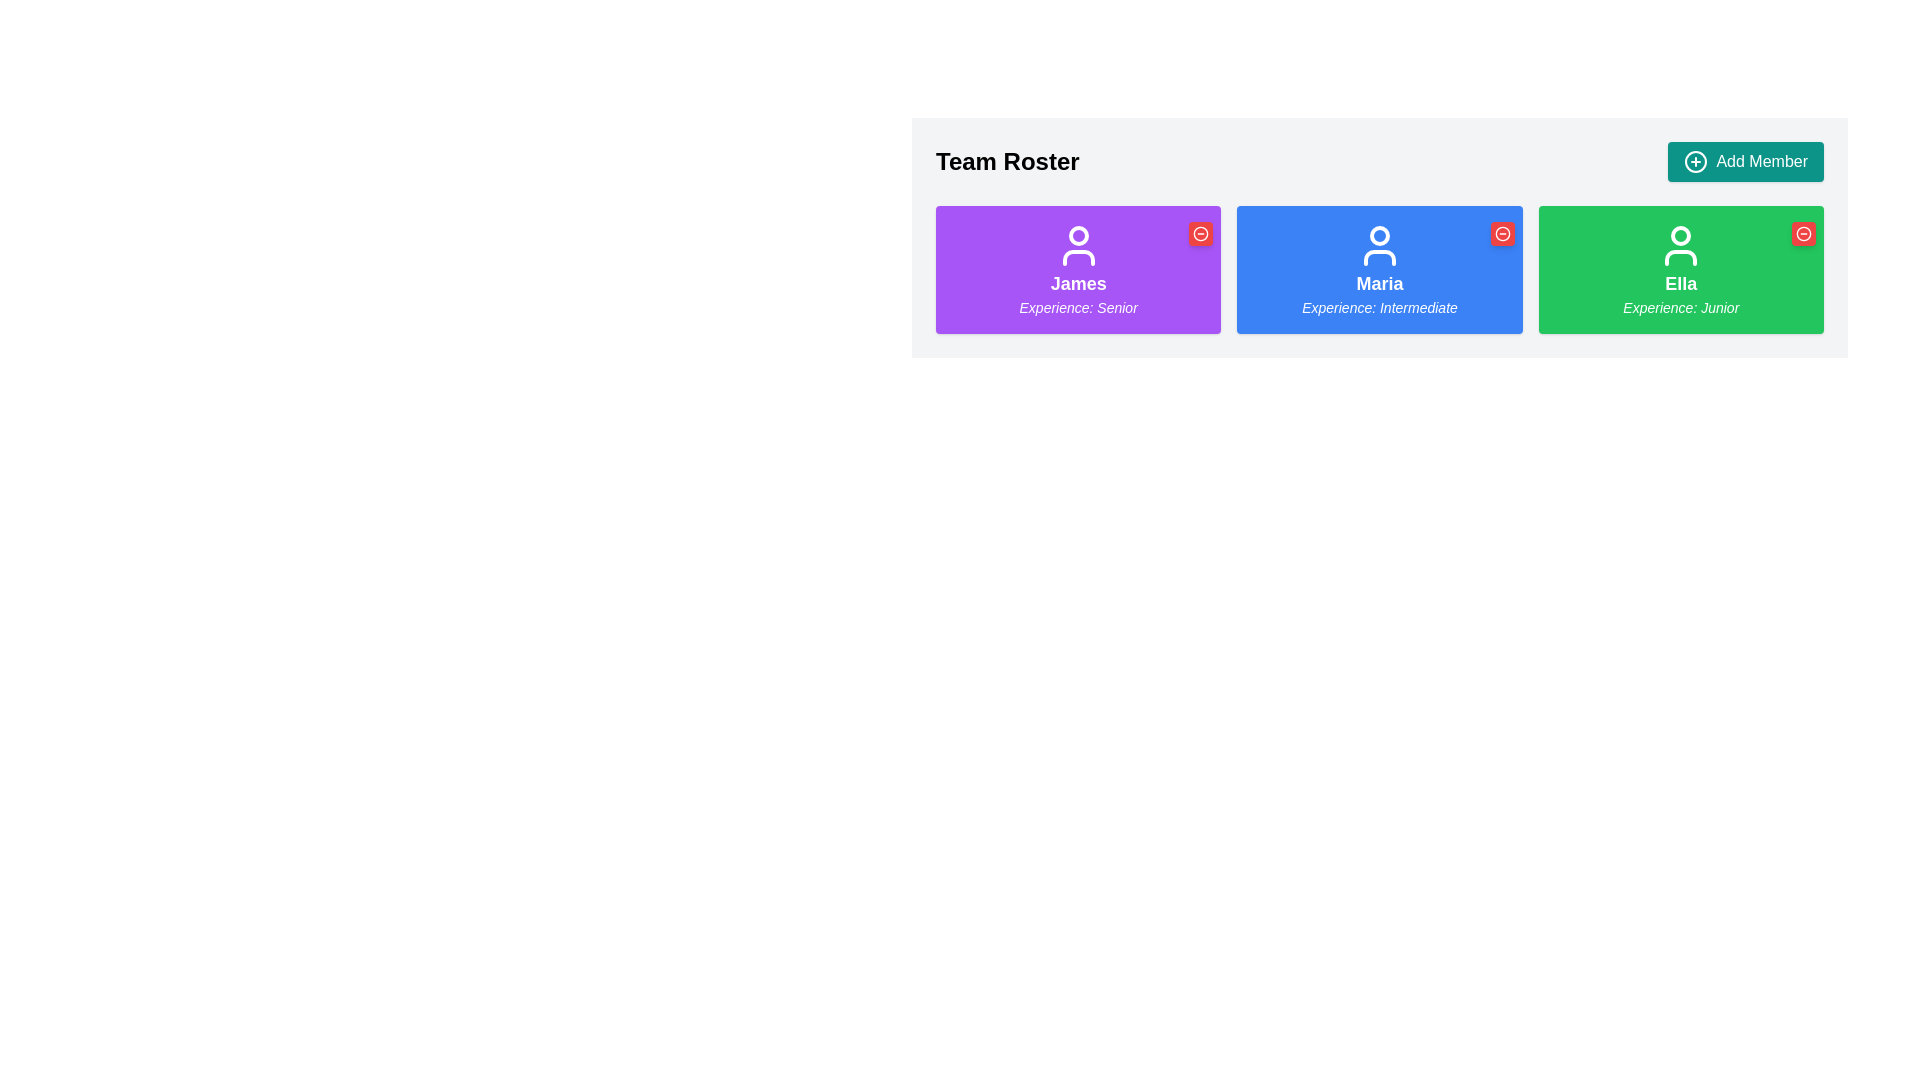 This screenshot has height=1080, width=1920. I want to click on the small circular red button with a minus symbol inside, located at the top-right corner of the card dedicated to 'Maria', so click(1502, 233).